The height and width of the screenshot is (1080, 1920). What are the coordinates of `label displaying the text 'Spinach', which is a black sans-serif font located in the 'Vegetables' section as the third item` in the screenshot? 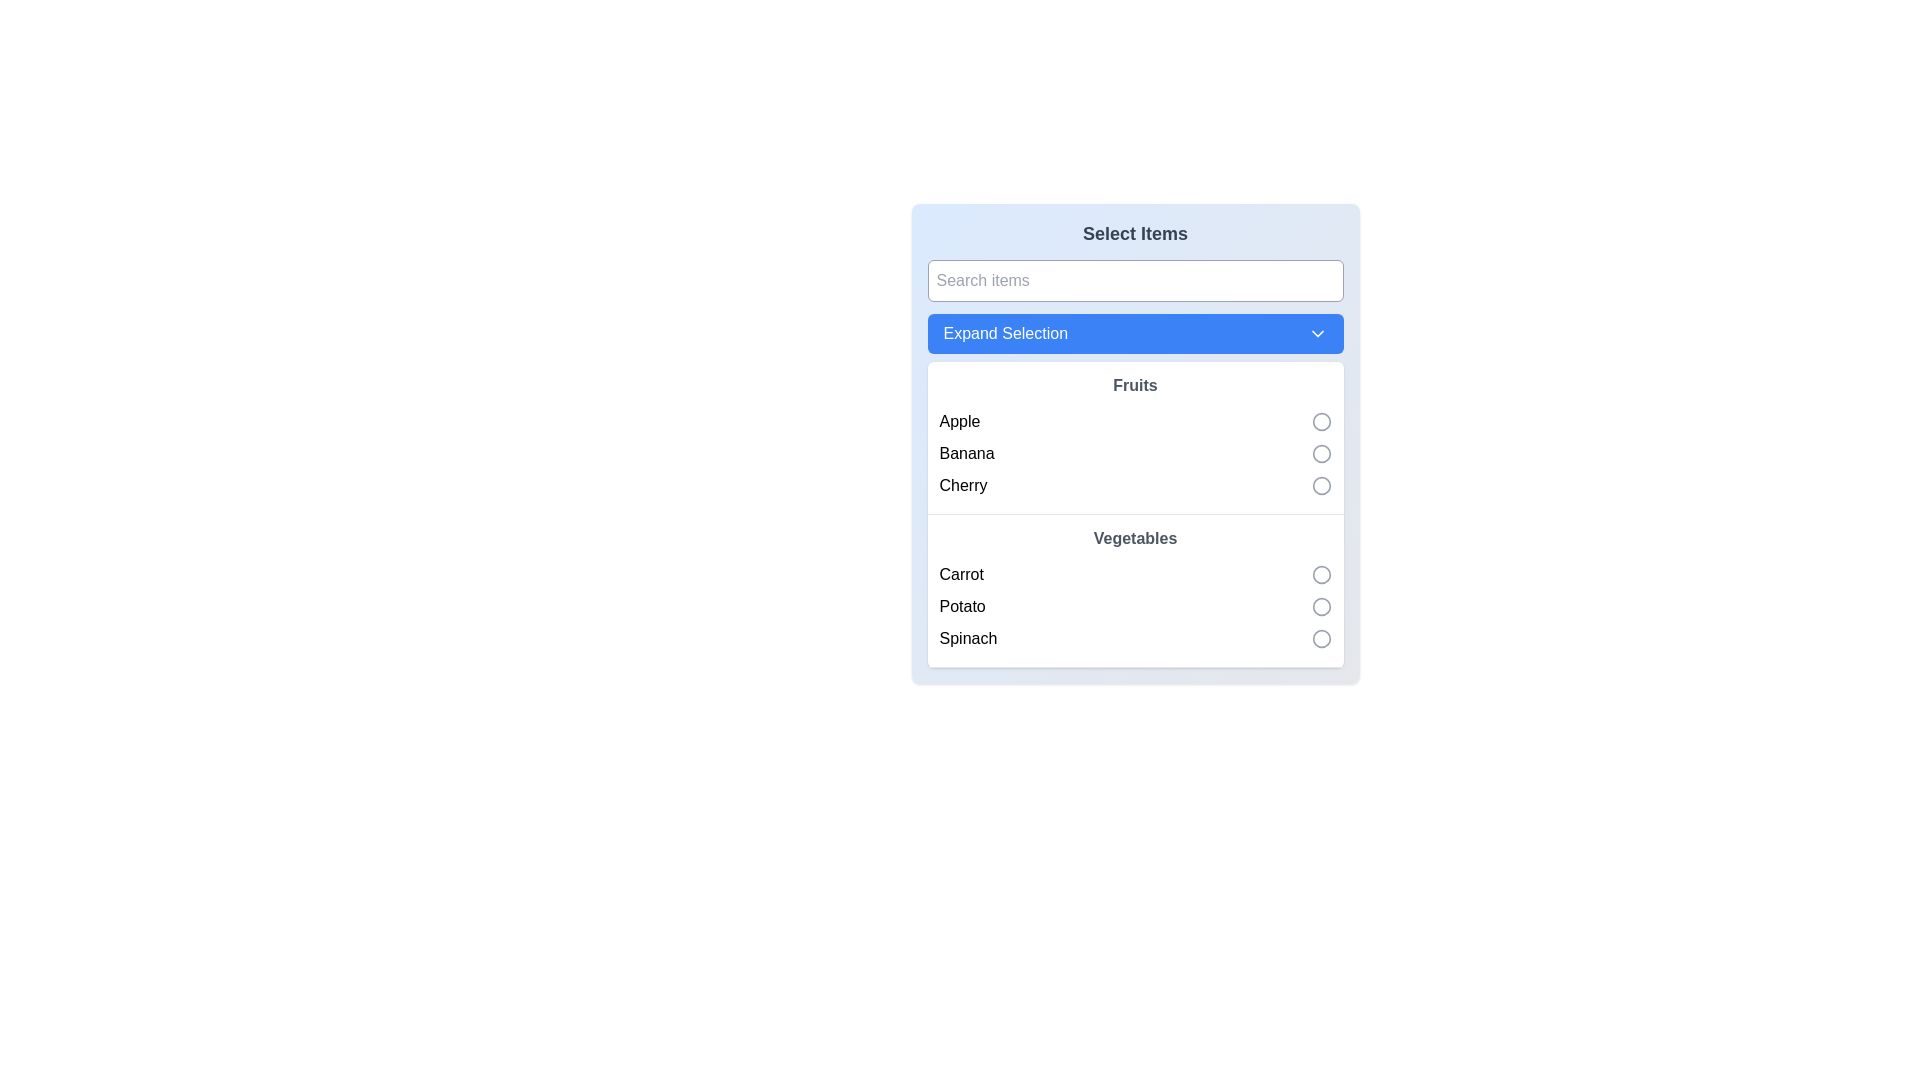 It's located at (968, 639).